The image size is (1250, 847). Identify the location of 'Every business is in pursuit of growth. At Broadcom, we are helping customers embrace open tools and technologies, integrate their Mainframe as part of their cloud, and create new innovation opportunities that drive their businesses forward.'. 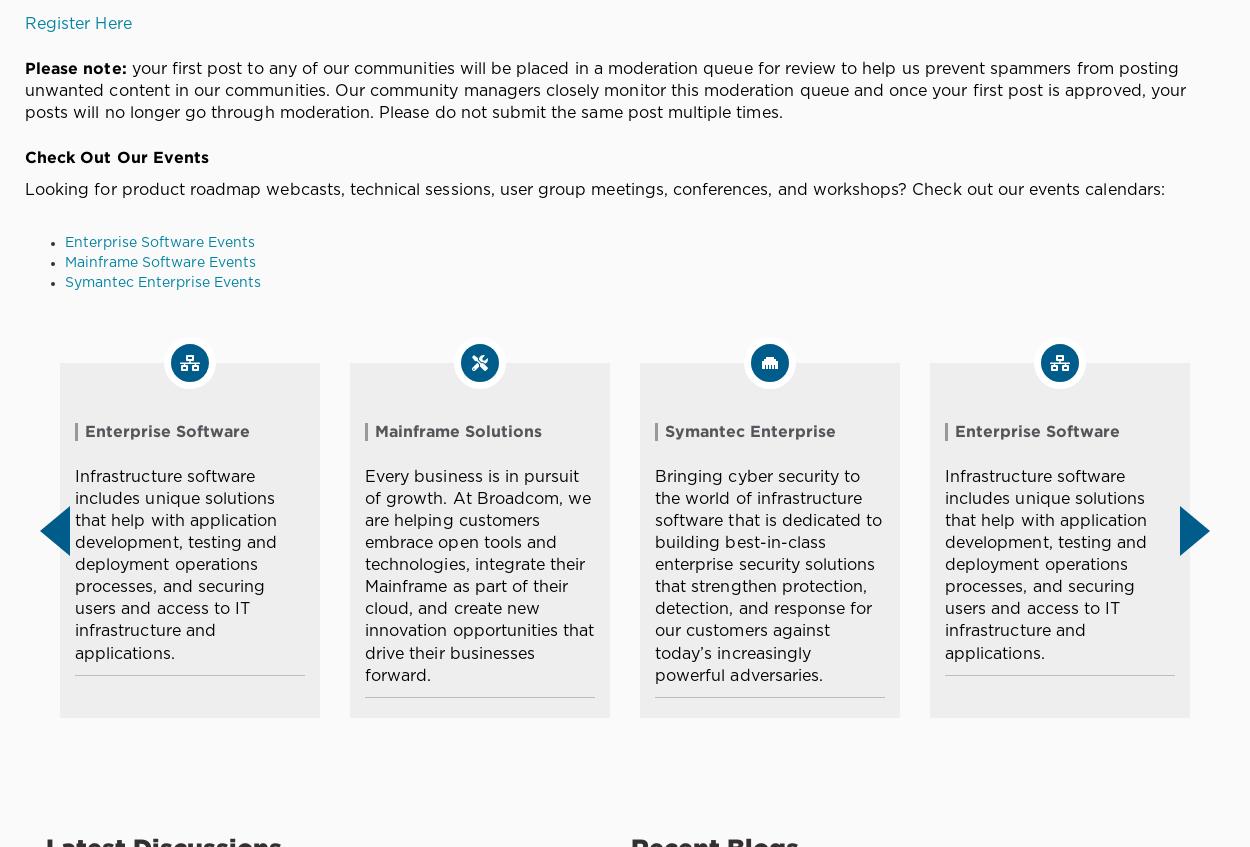
(478, 575).